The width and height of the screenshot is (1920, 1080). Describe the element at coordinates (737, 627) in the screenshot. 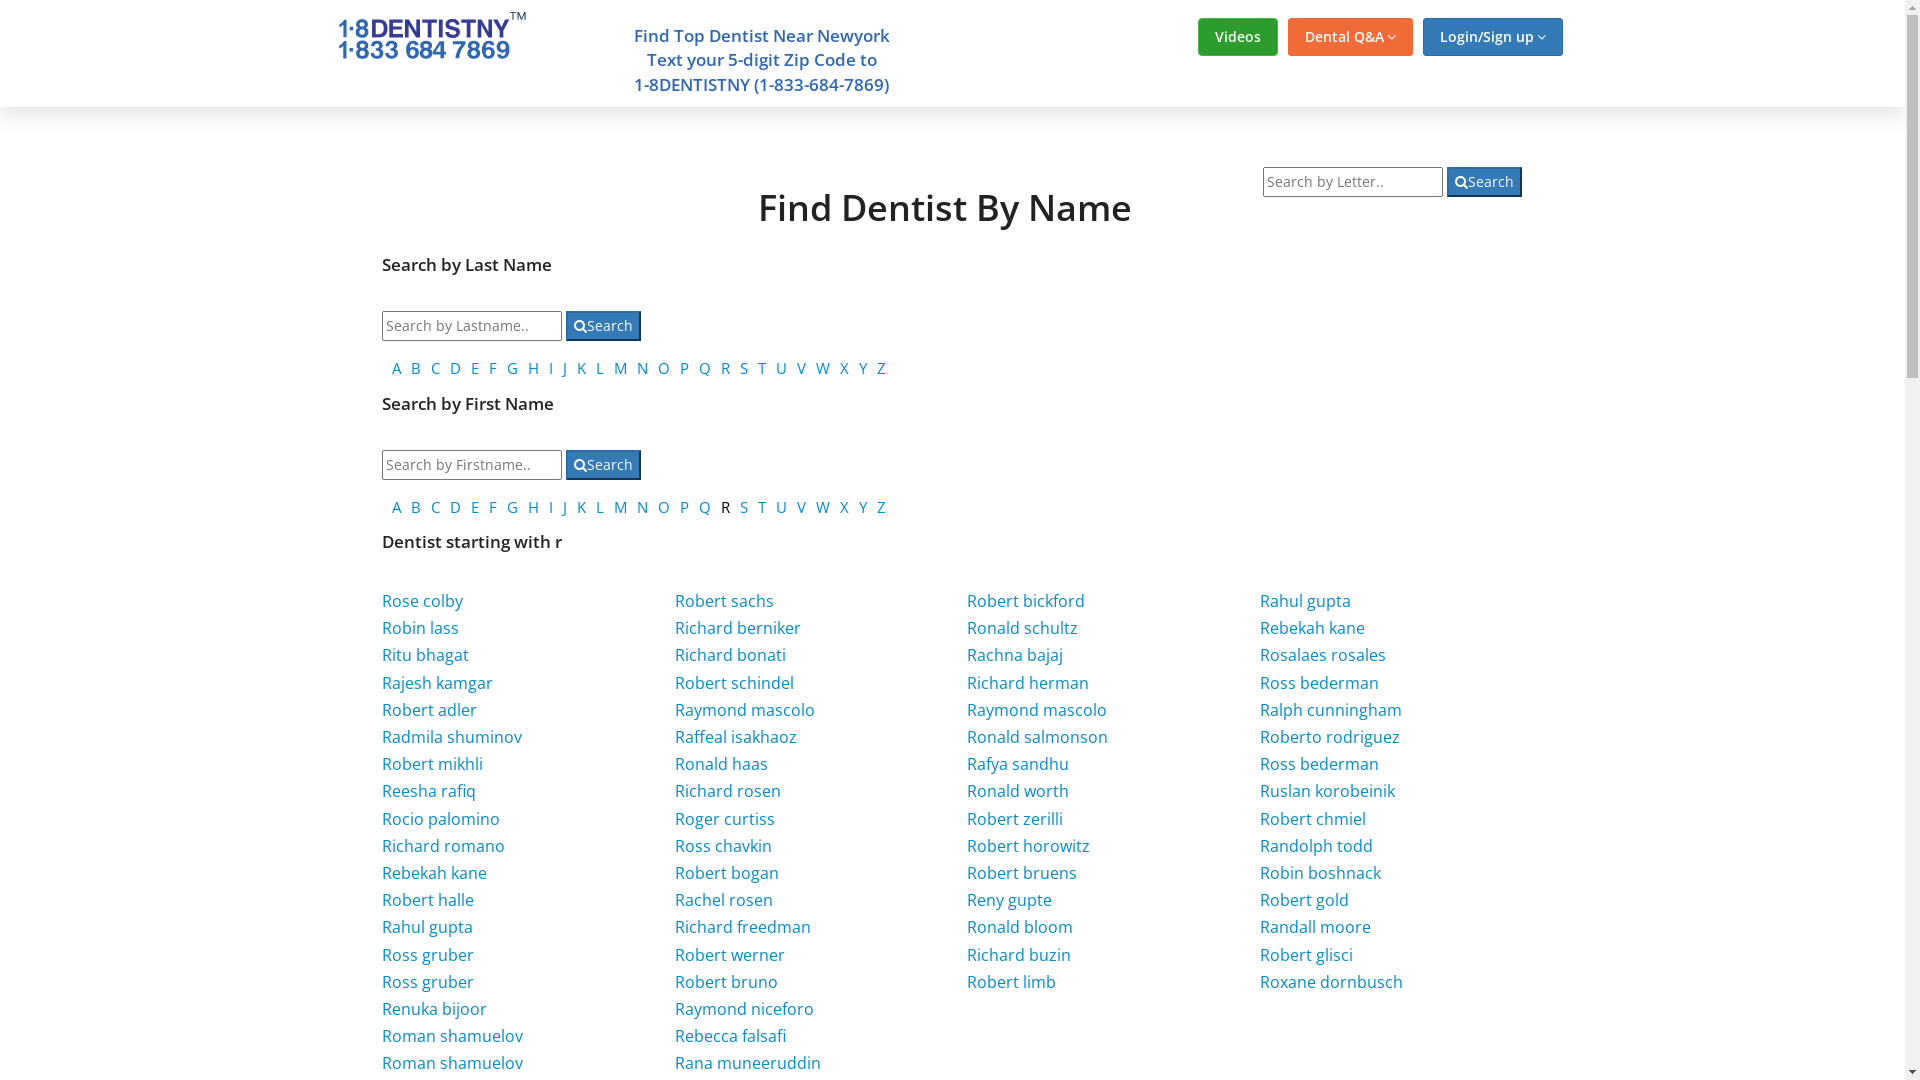

I see `'Richard berniker'` at that location.